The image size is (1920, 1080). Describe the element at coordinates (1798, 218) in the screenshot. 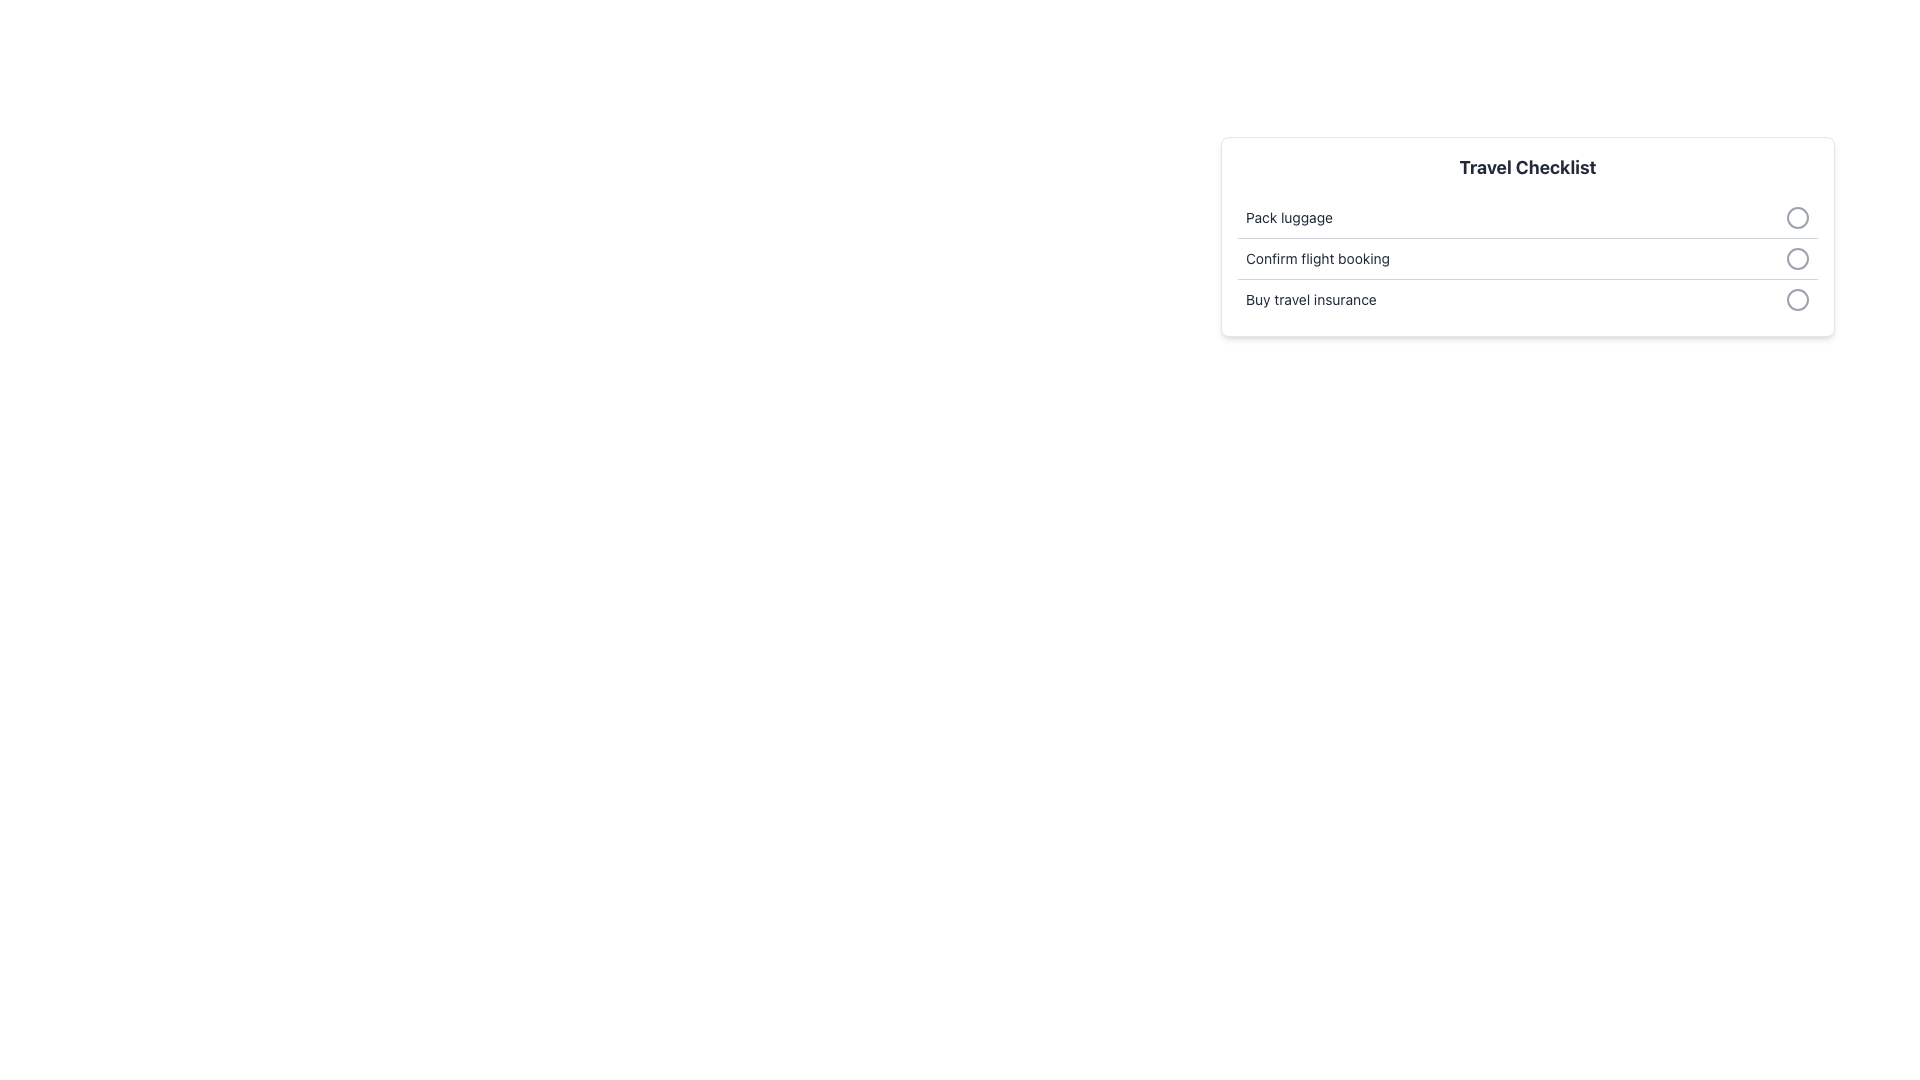

I see `the circular checkbox next to the text 'Pack luggage'` at that location.